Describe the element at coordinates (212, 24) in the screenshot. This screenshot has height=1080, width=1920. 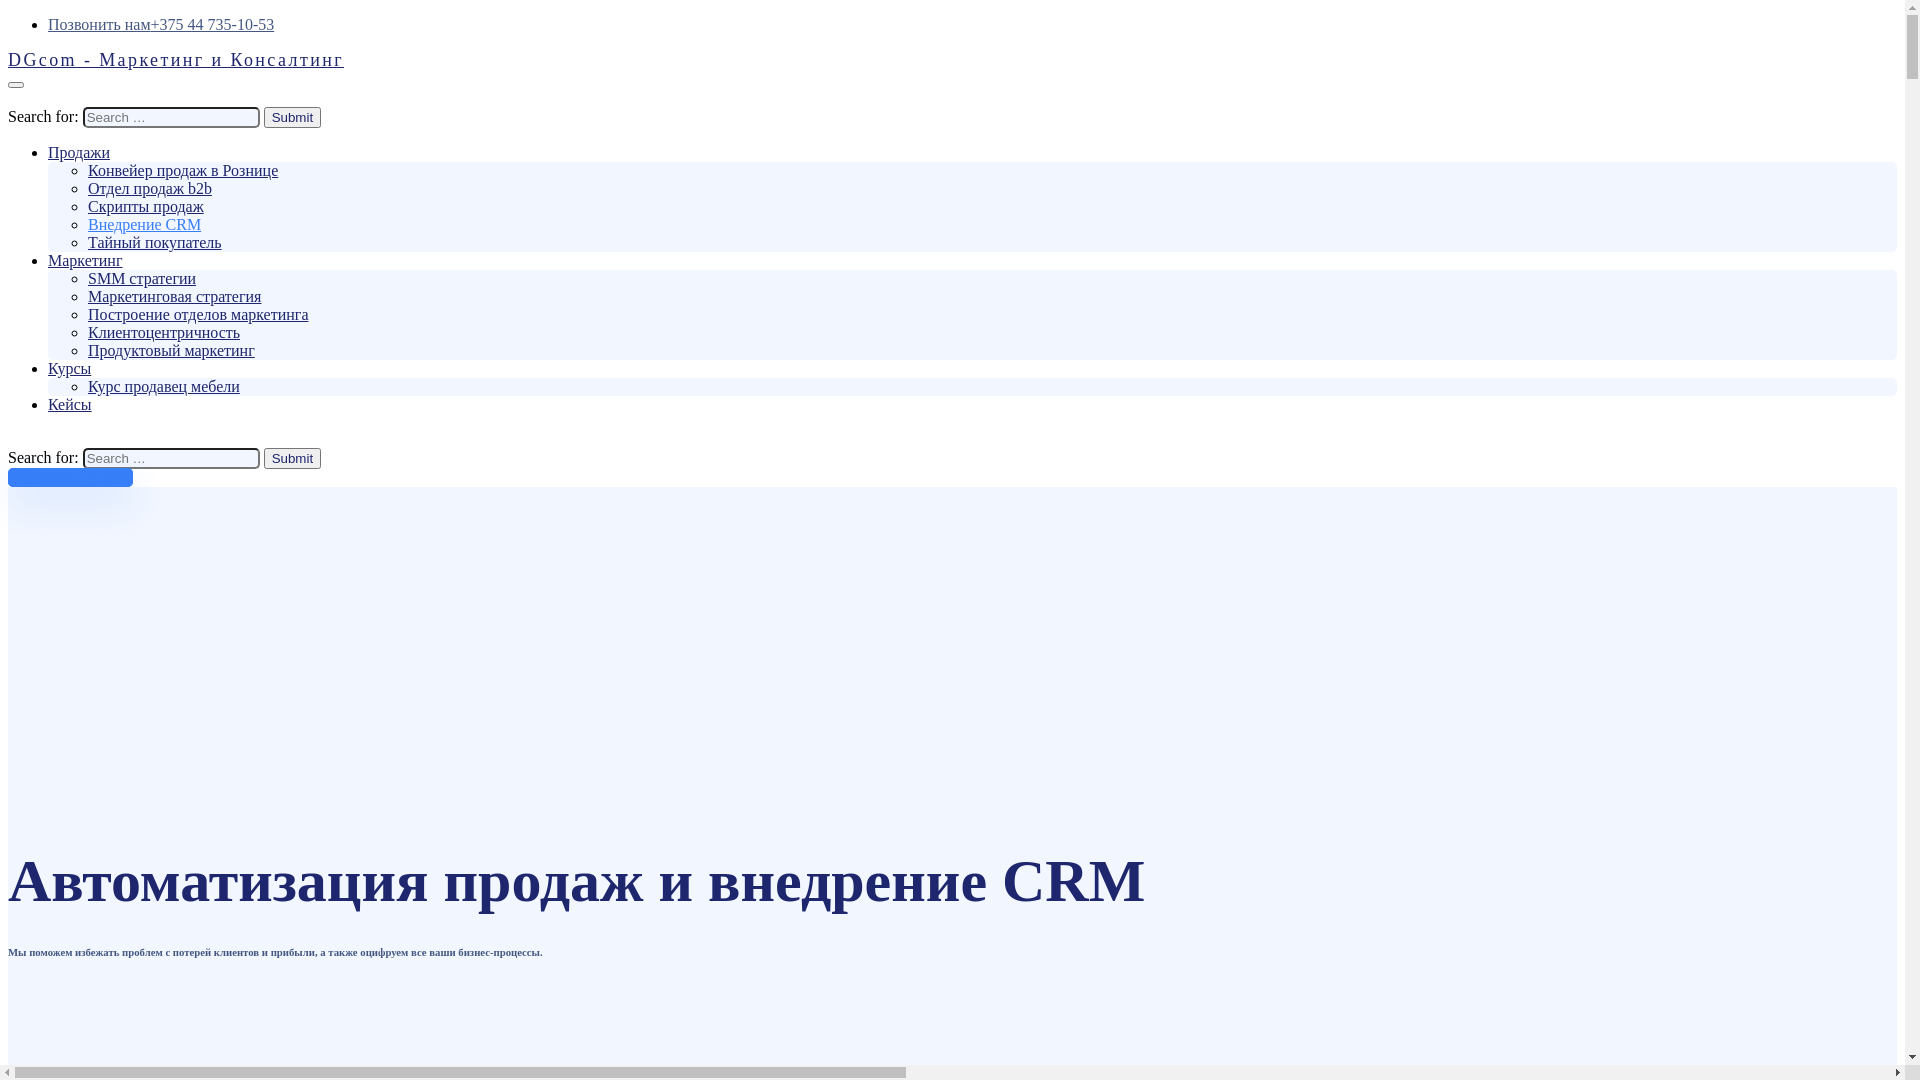
I see `'+375 44 735-10-53'` at that location.